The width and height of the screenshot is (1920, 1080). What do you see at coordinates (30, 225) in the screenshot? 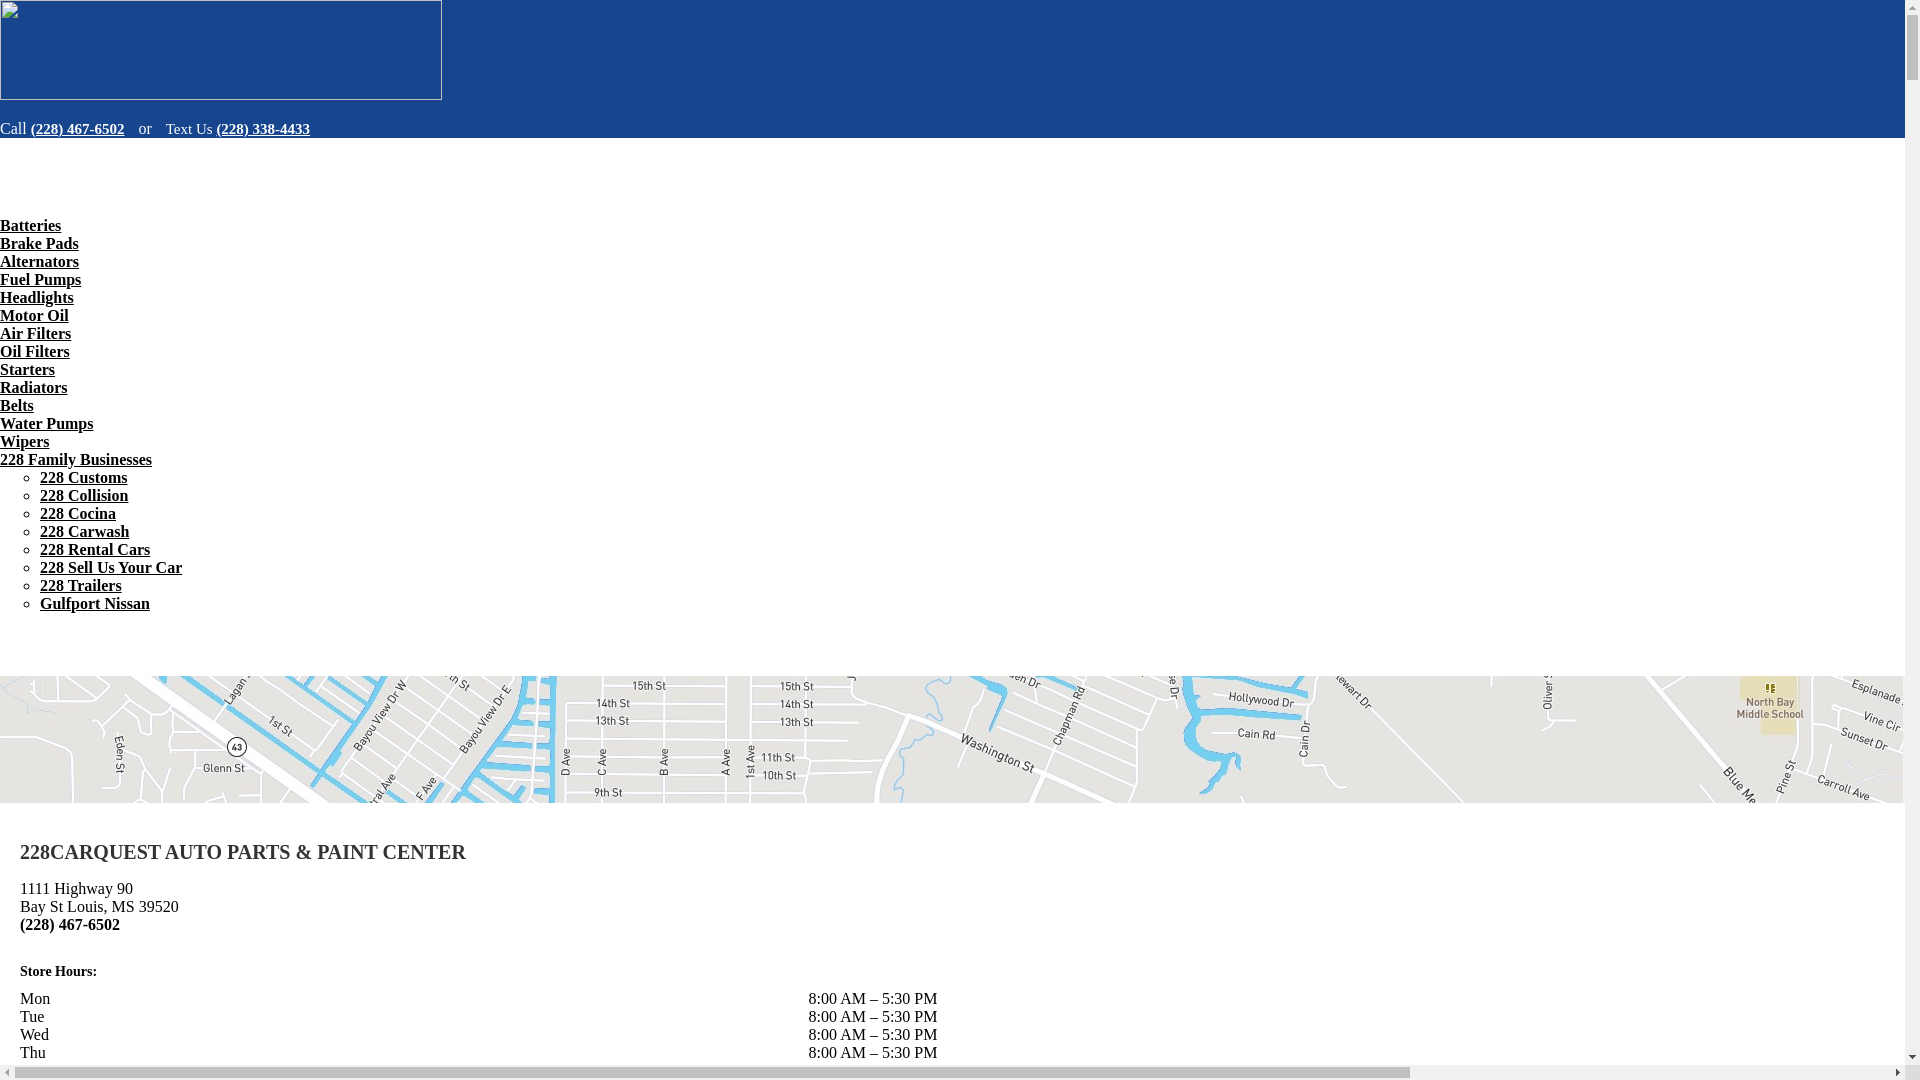
I see `'Batteries'` at bounding box center [30, 225].